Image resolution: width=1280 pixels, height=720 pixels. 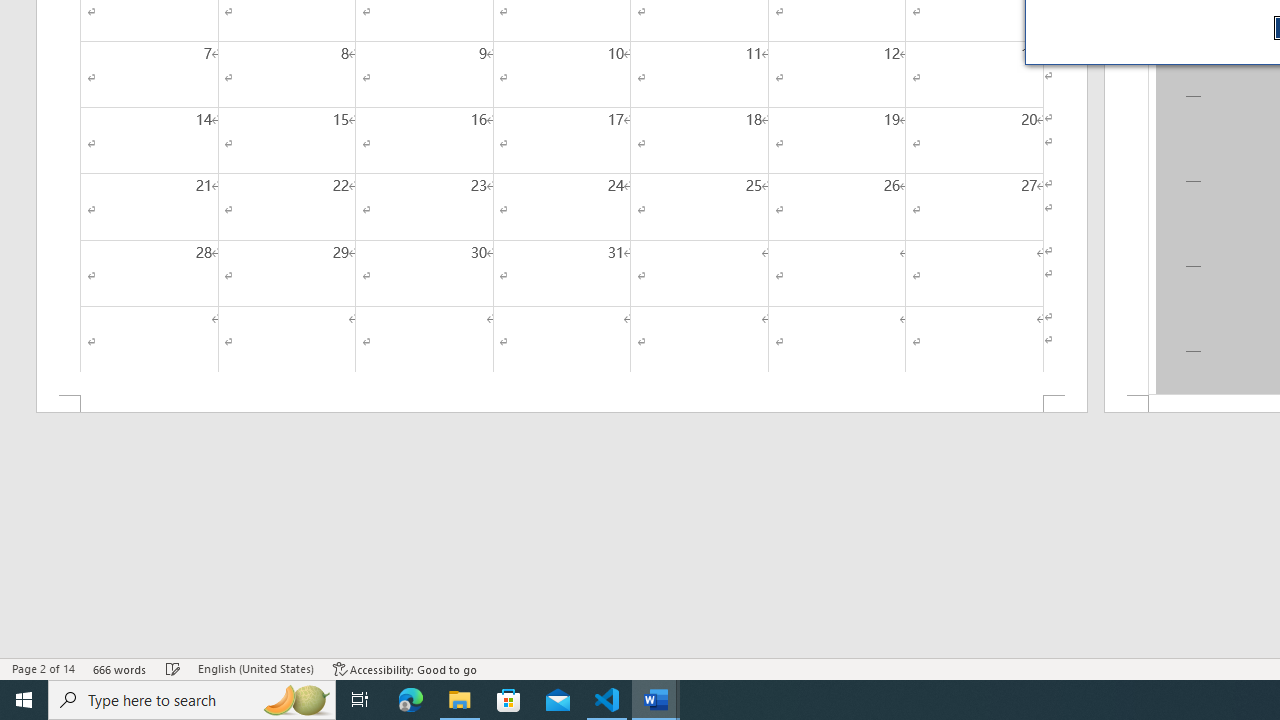 I want to click on 'Search highlights icon opens search home window', so click(x=294, y=698).